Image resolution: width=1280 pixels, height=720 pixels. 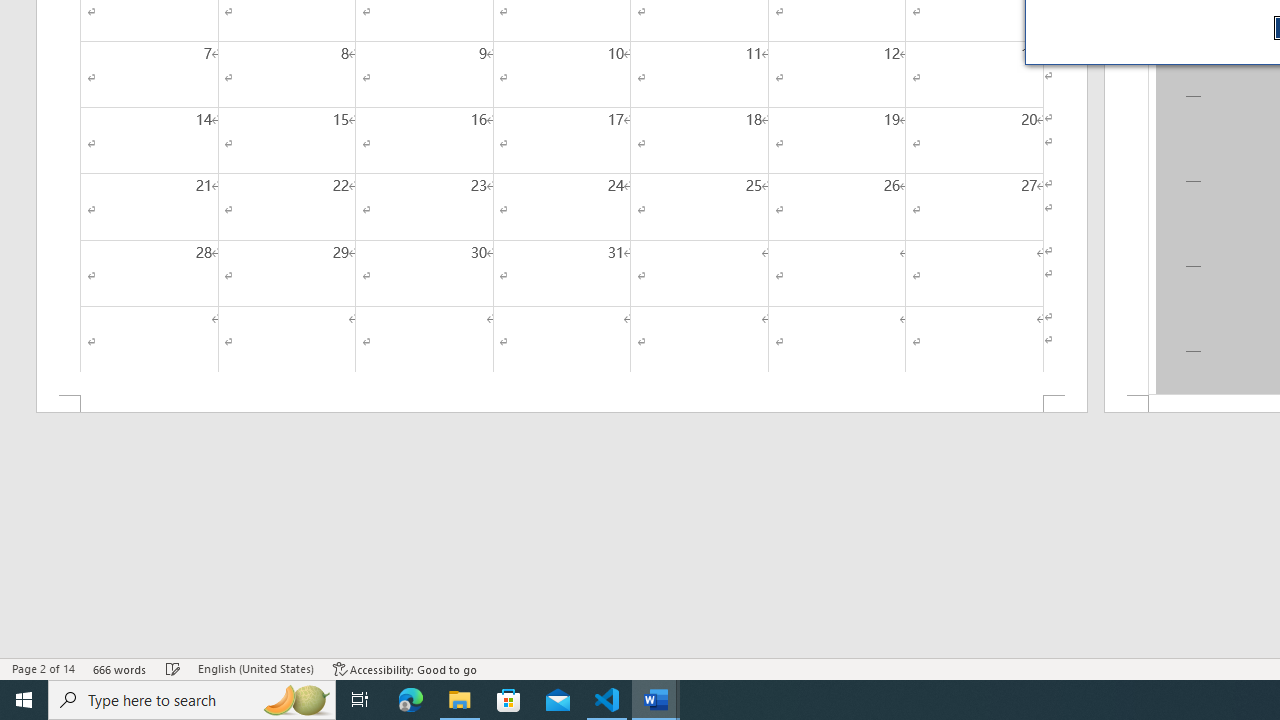 I want to click on 'Search highlights icon opens search home window', so click(x=294, y=698).